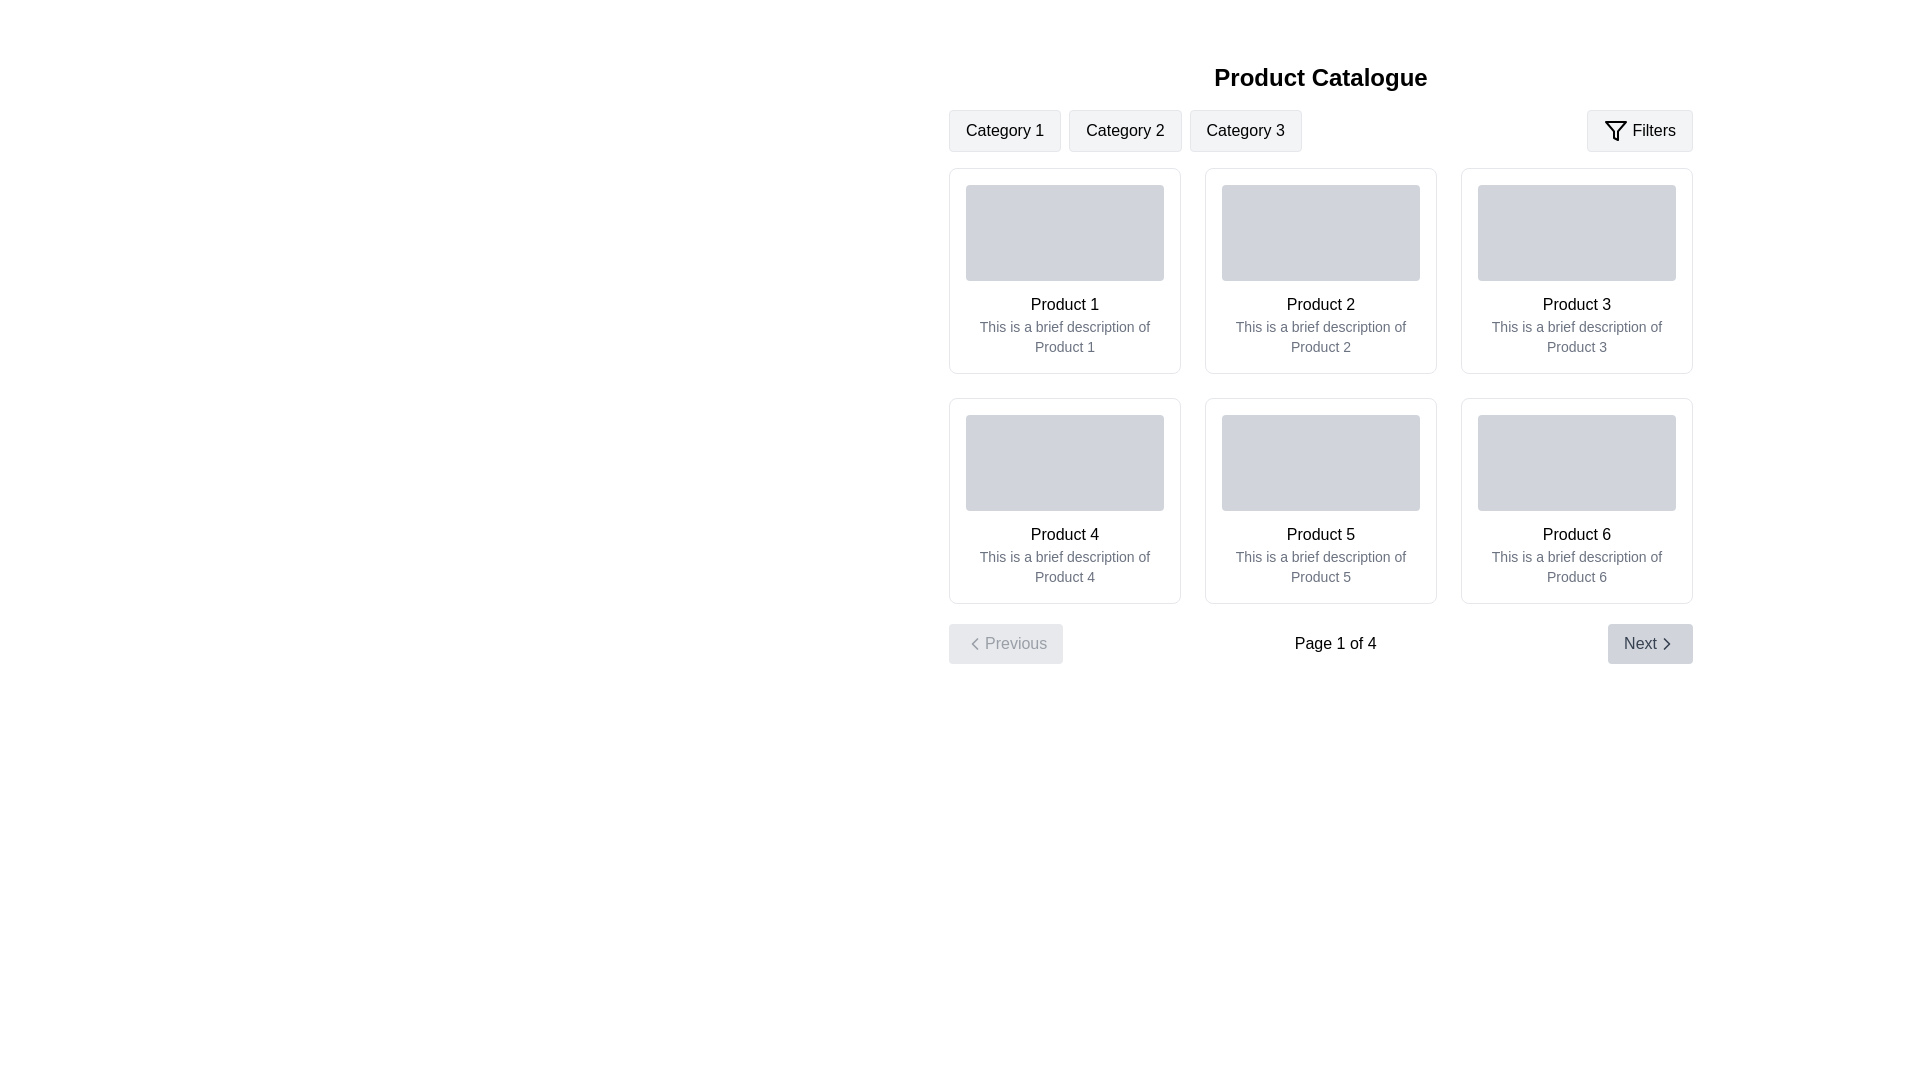 The width and height of the screenshot is (1920, 1080). What do you see at coordinates (1244, 131) in the screenshot?
I see `the third button in the category selector navigation menu to trigger hover effects` at bounding box center [1244, 131].